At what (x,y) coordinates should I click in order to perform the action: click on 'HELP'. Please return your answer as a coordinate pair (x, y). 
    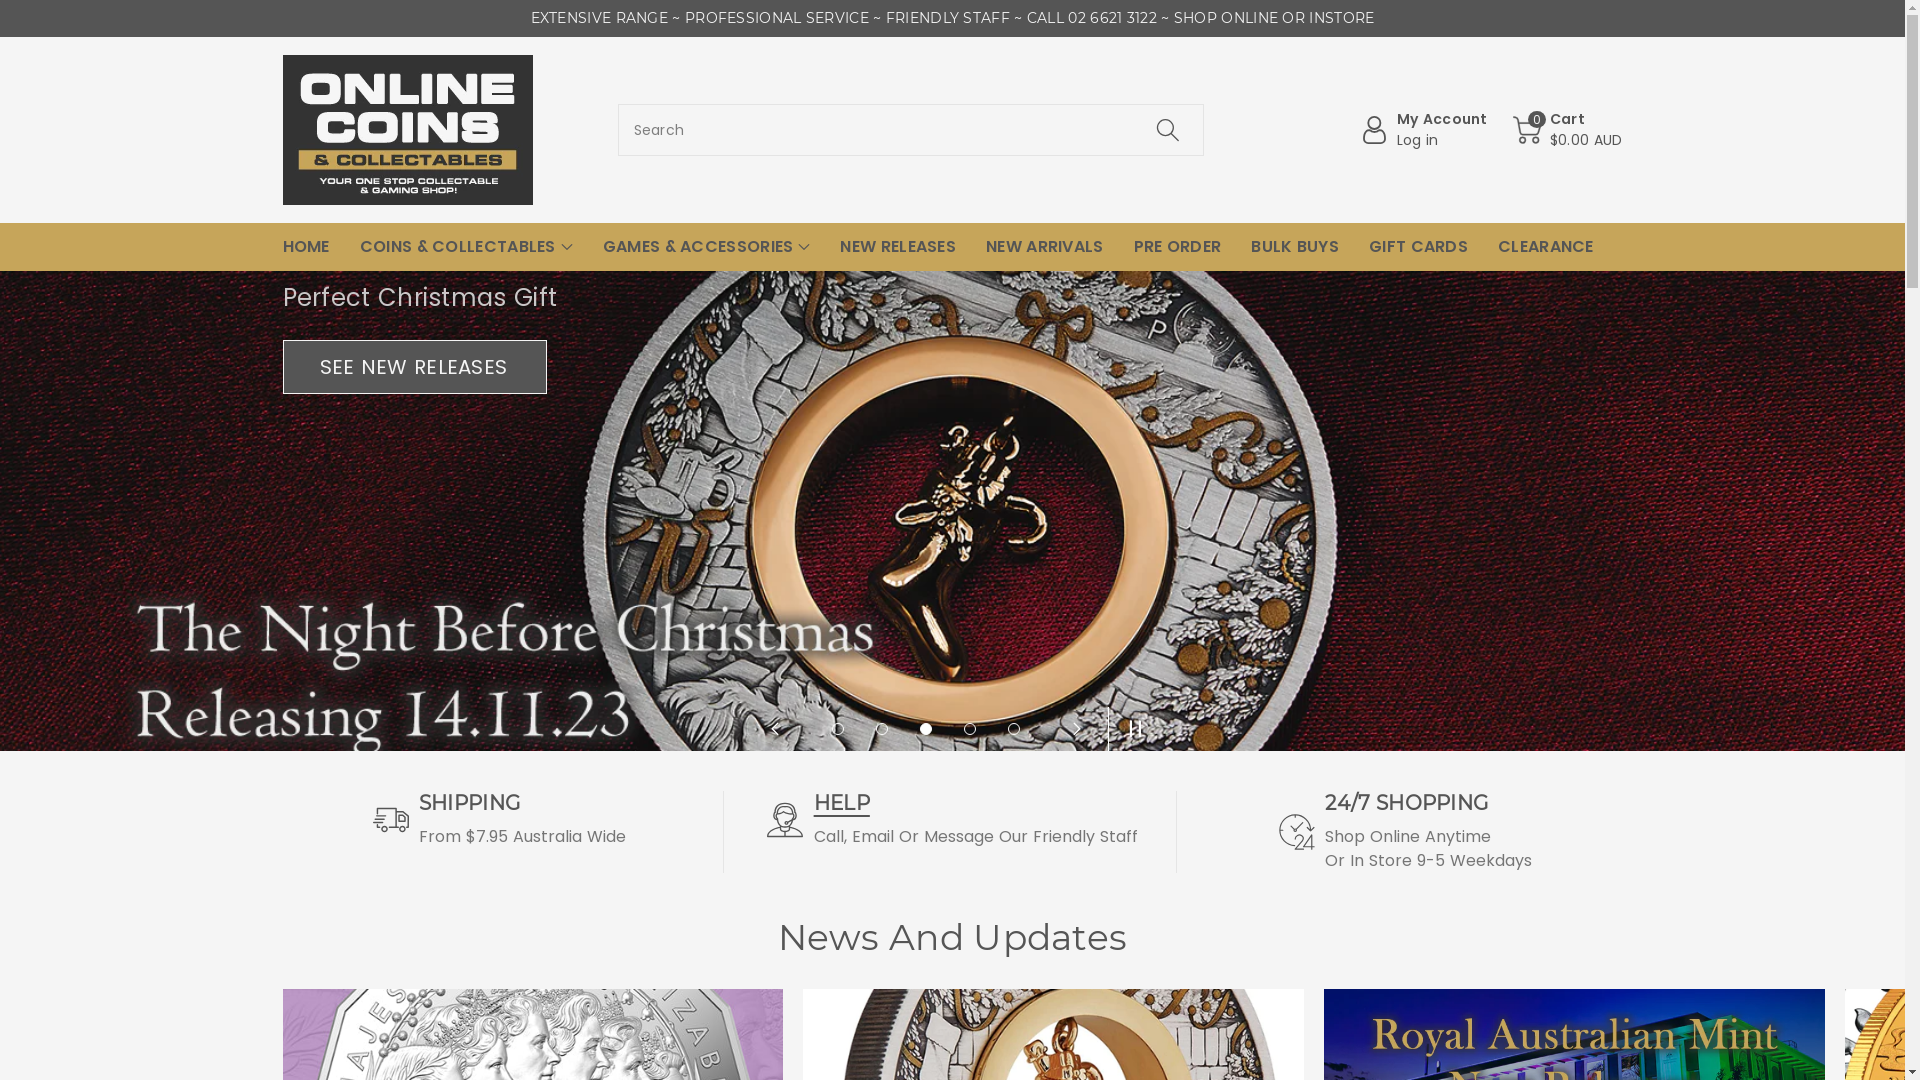
    Looking at the image, I should click on (814, 801).